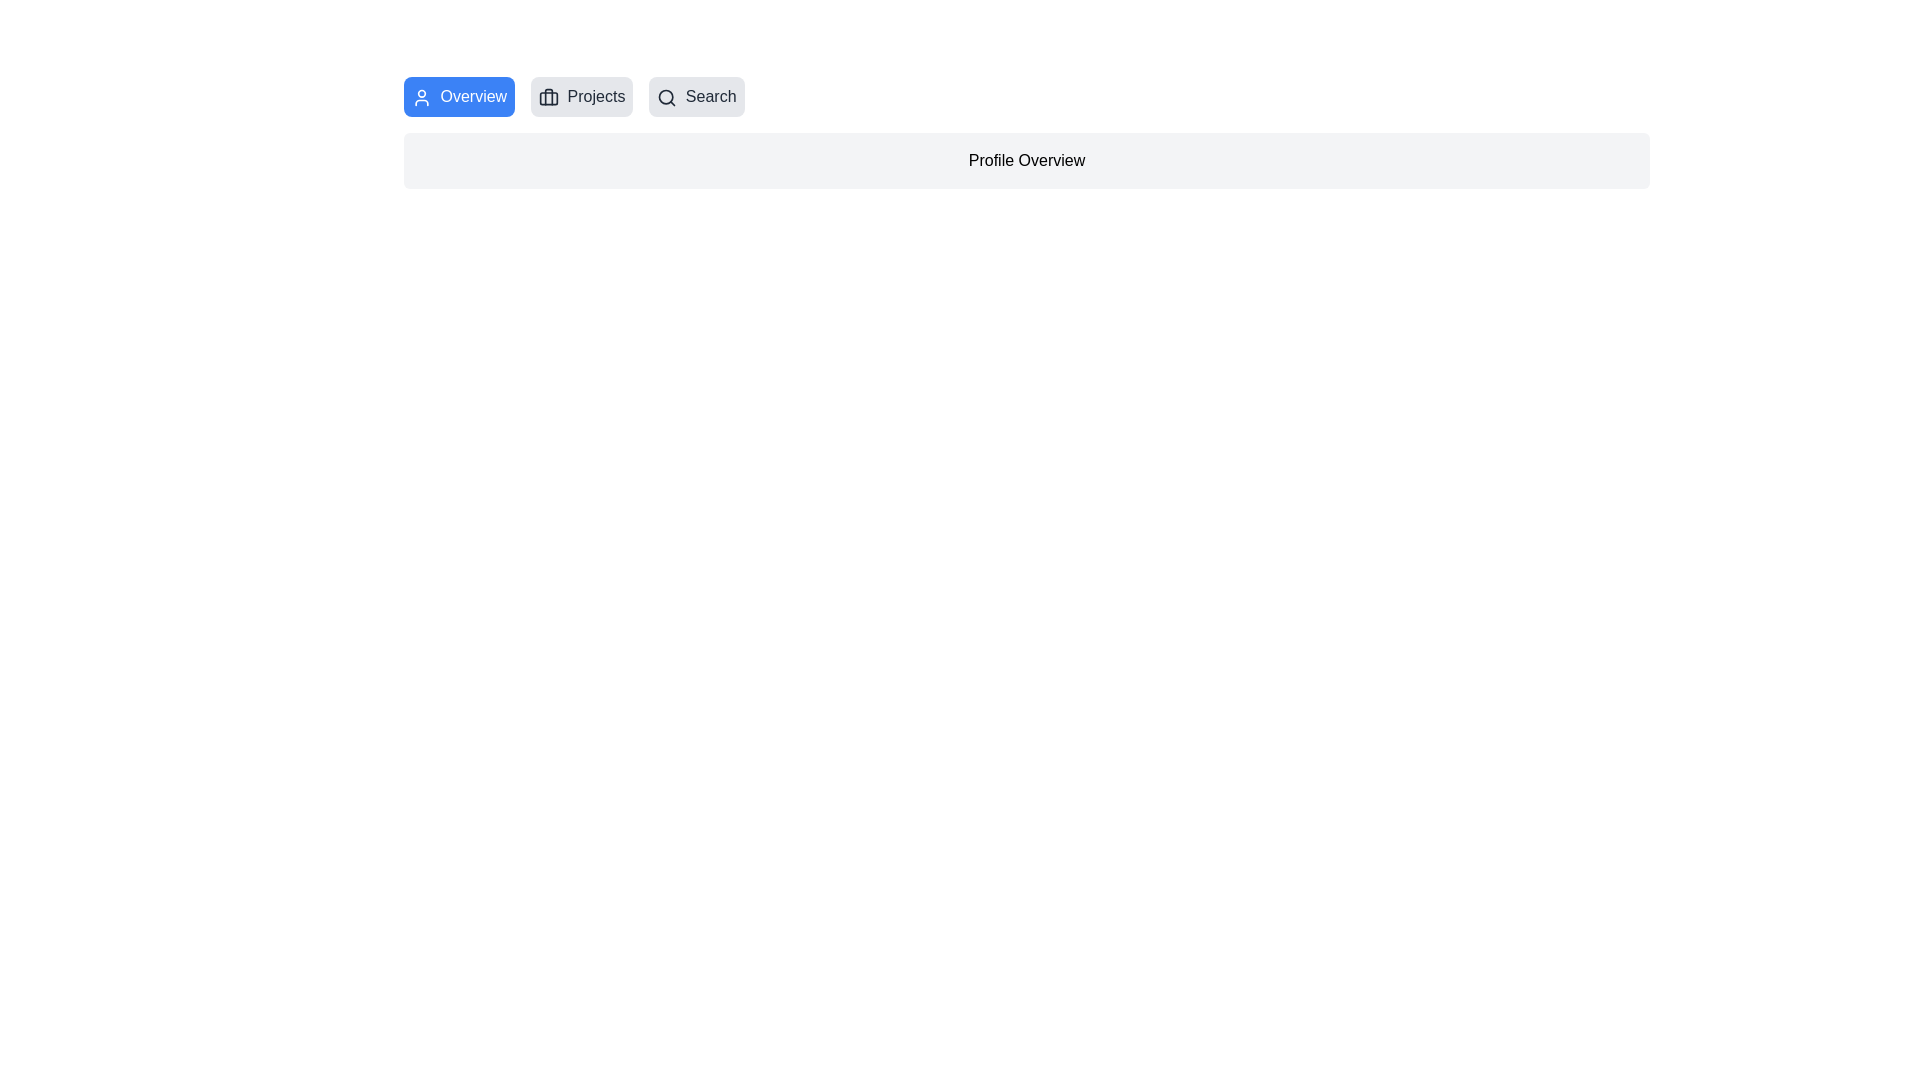 The width and height of the screenshot is (1920, 1080). What do you see at coordinates (696, 96) in the screenshot?
I see `the Search tab by clicking on its corresponding button` at bounding box center [696, 96].